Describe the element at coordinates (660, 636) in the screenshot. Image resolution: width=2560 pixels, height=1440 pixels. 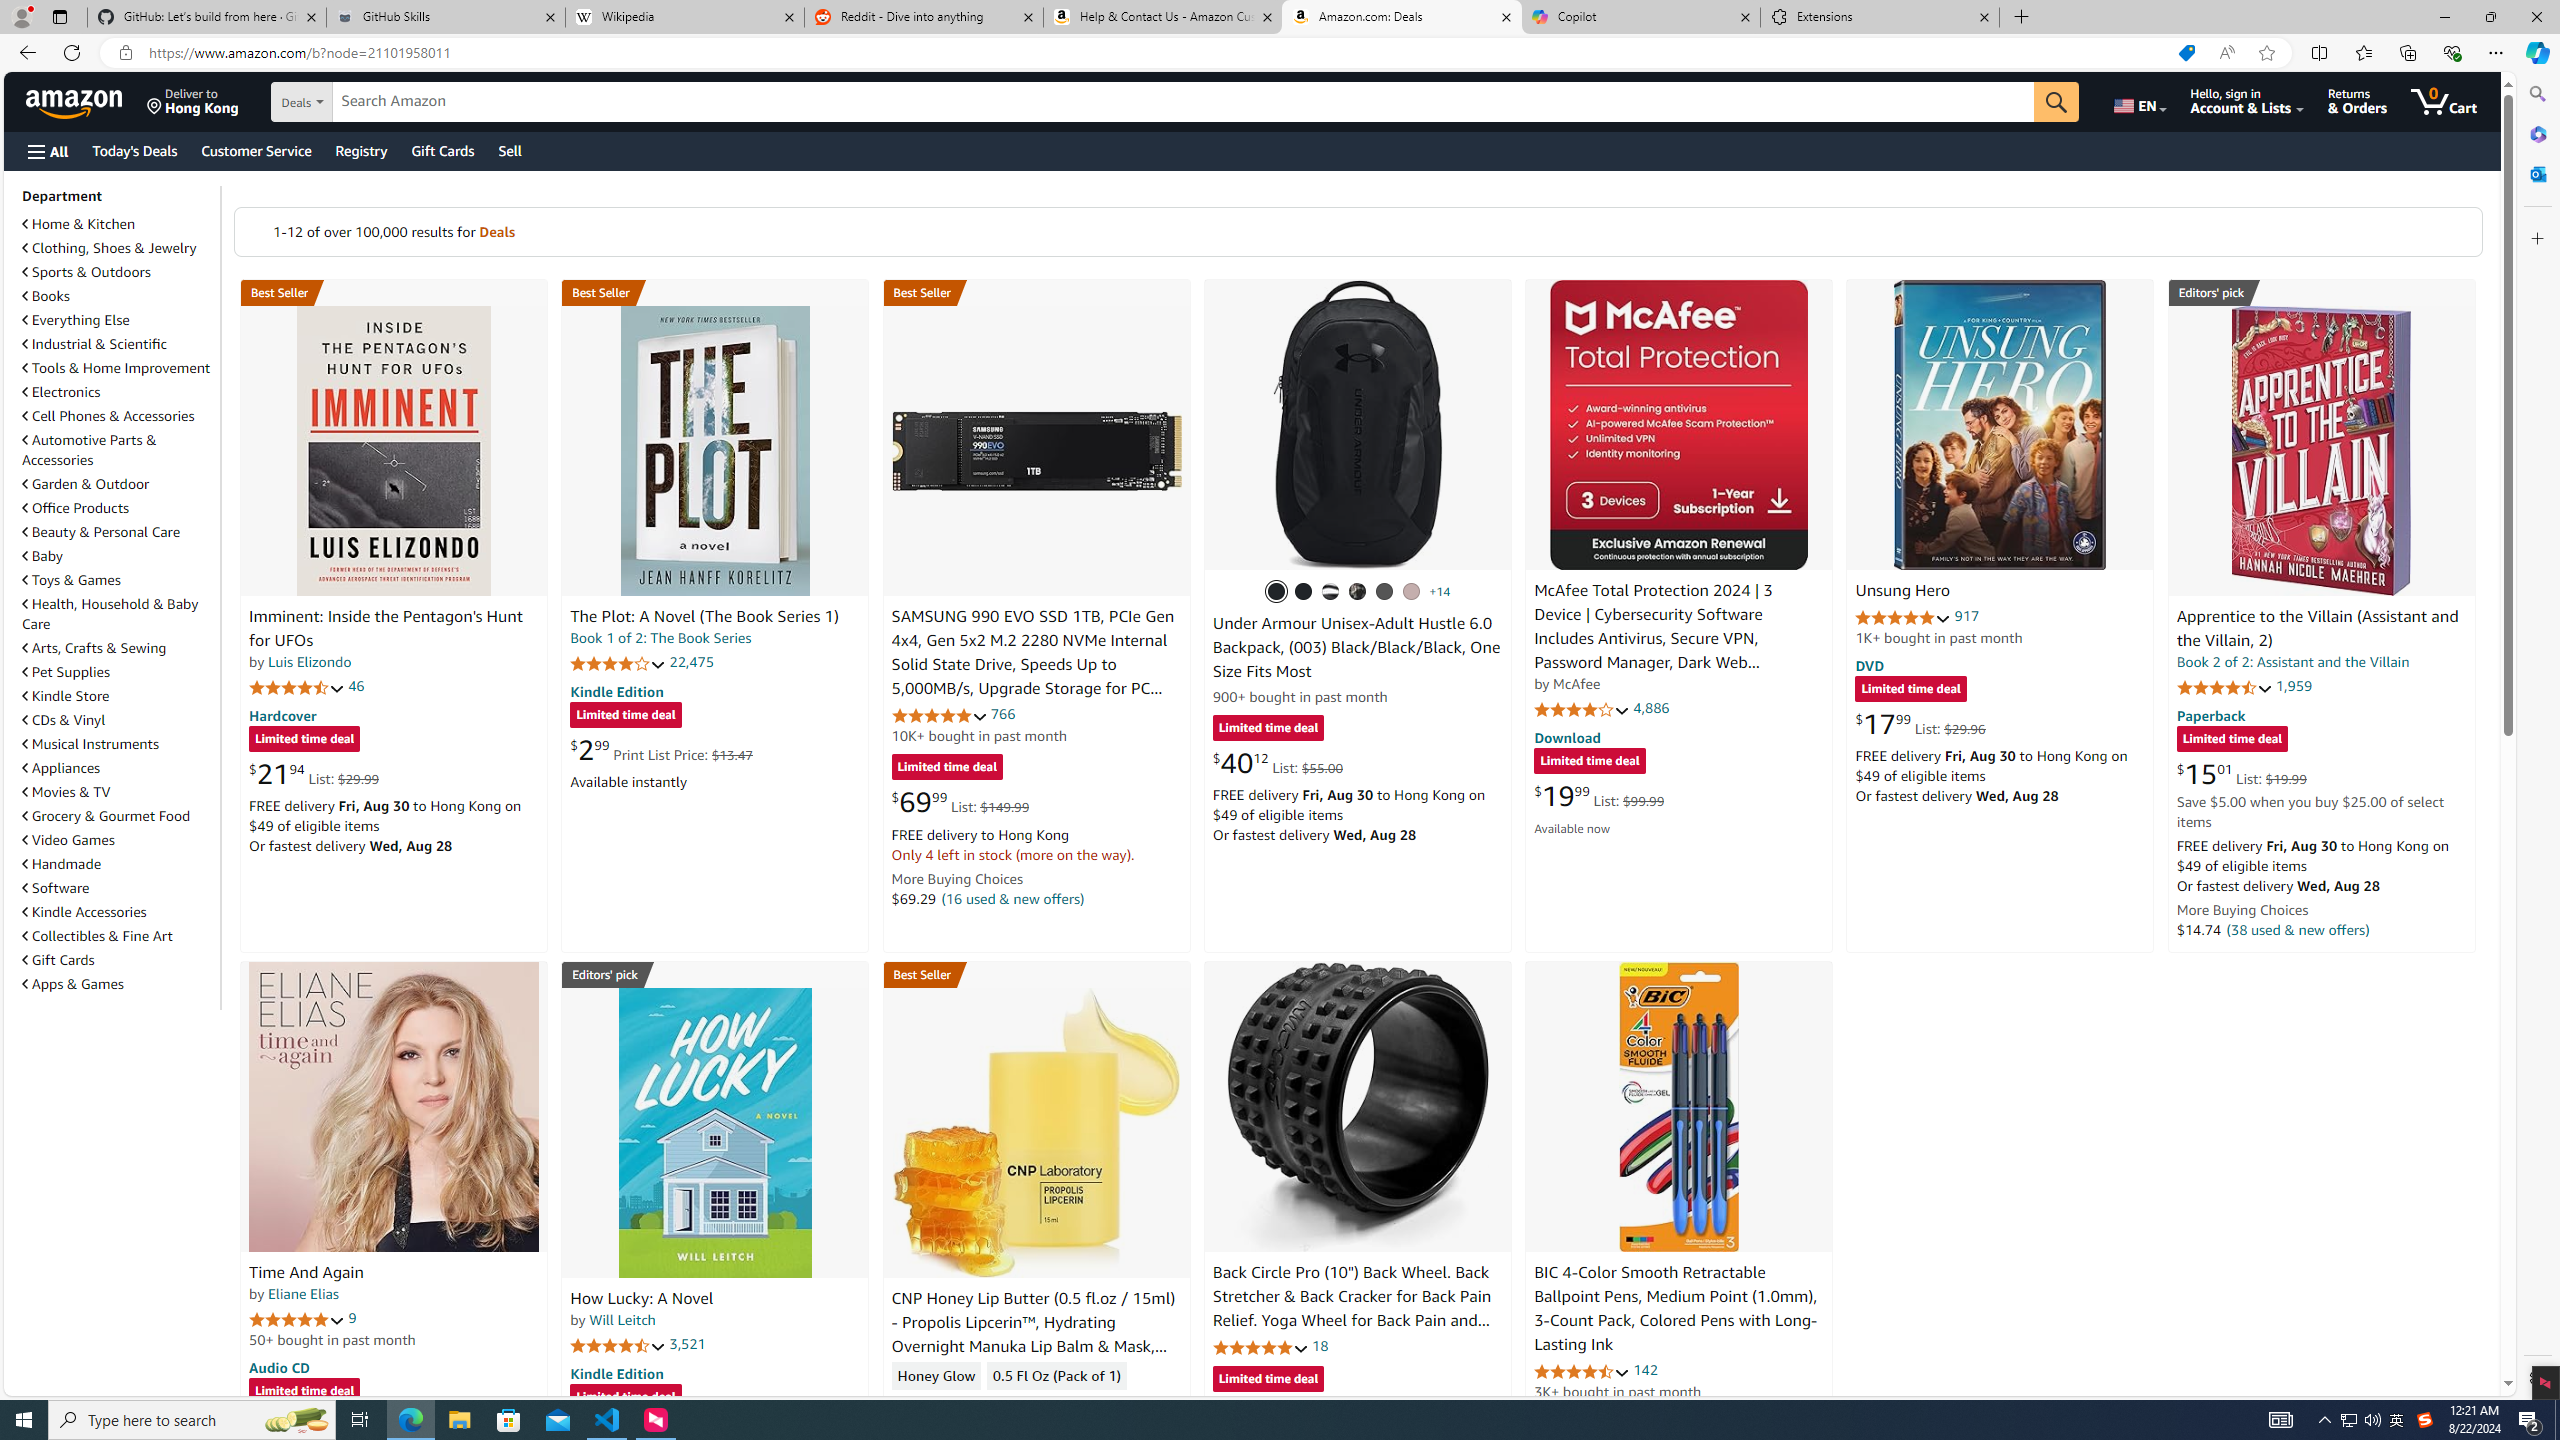
I see `'Book 1 of 2: The Book Series'` at that location.